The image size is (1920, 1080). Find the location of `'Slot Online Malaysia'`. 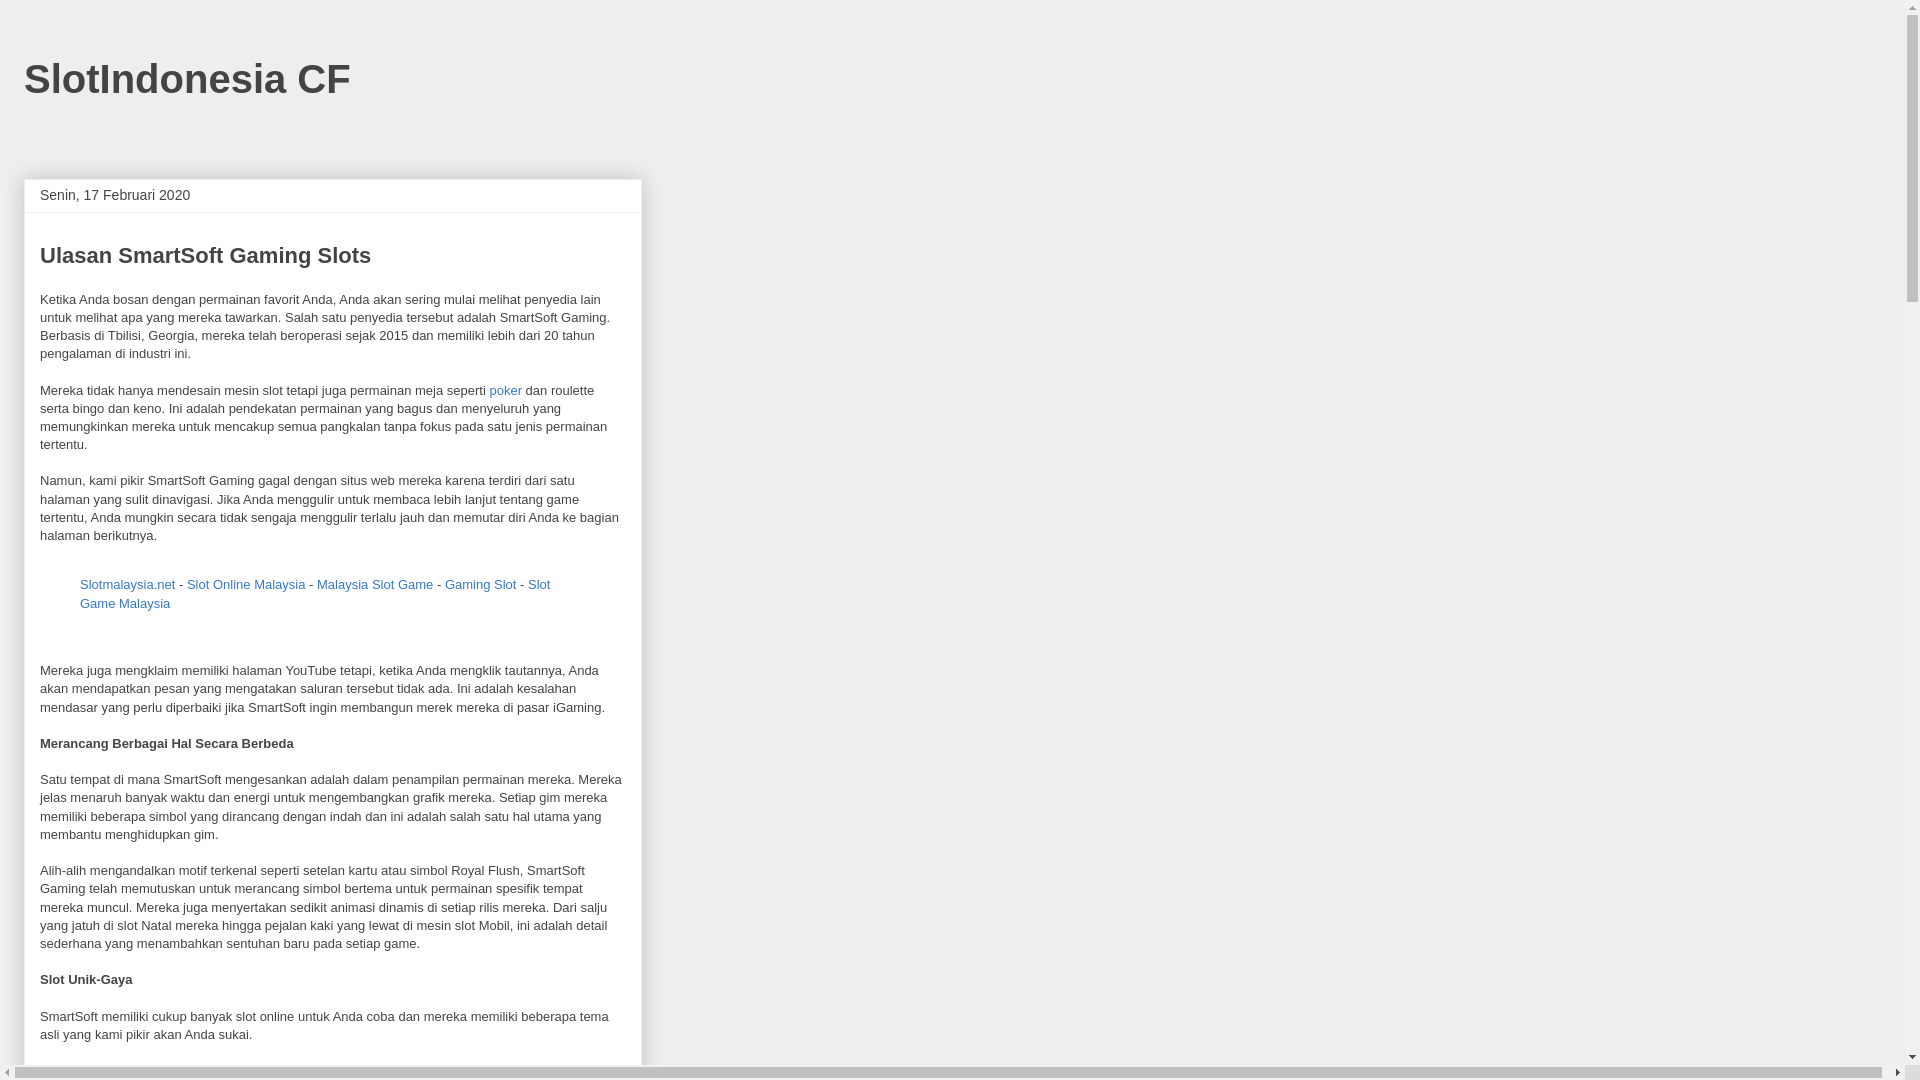

'Slot Online Malaysia' is located at coordinates (187, 584).